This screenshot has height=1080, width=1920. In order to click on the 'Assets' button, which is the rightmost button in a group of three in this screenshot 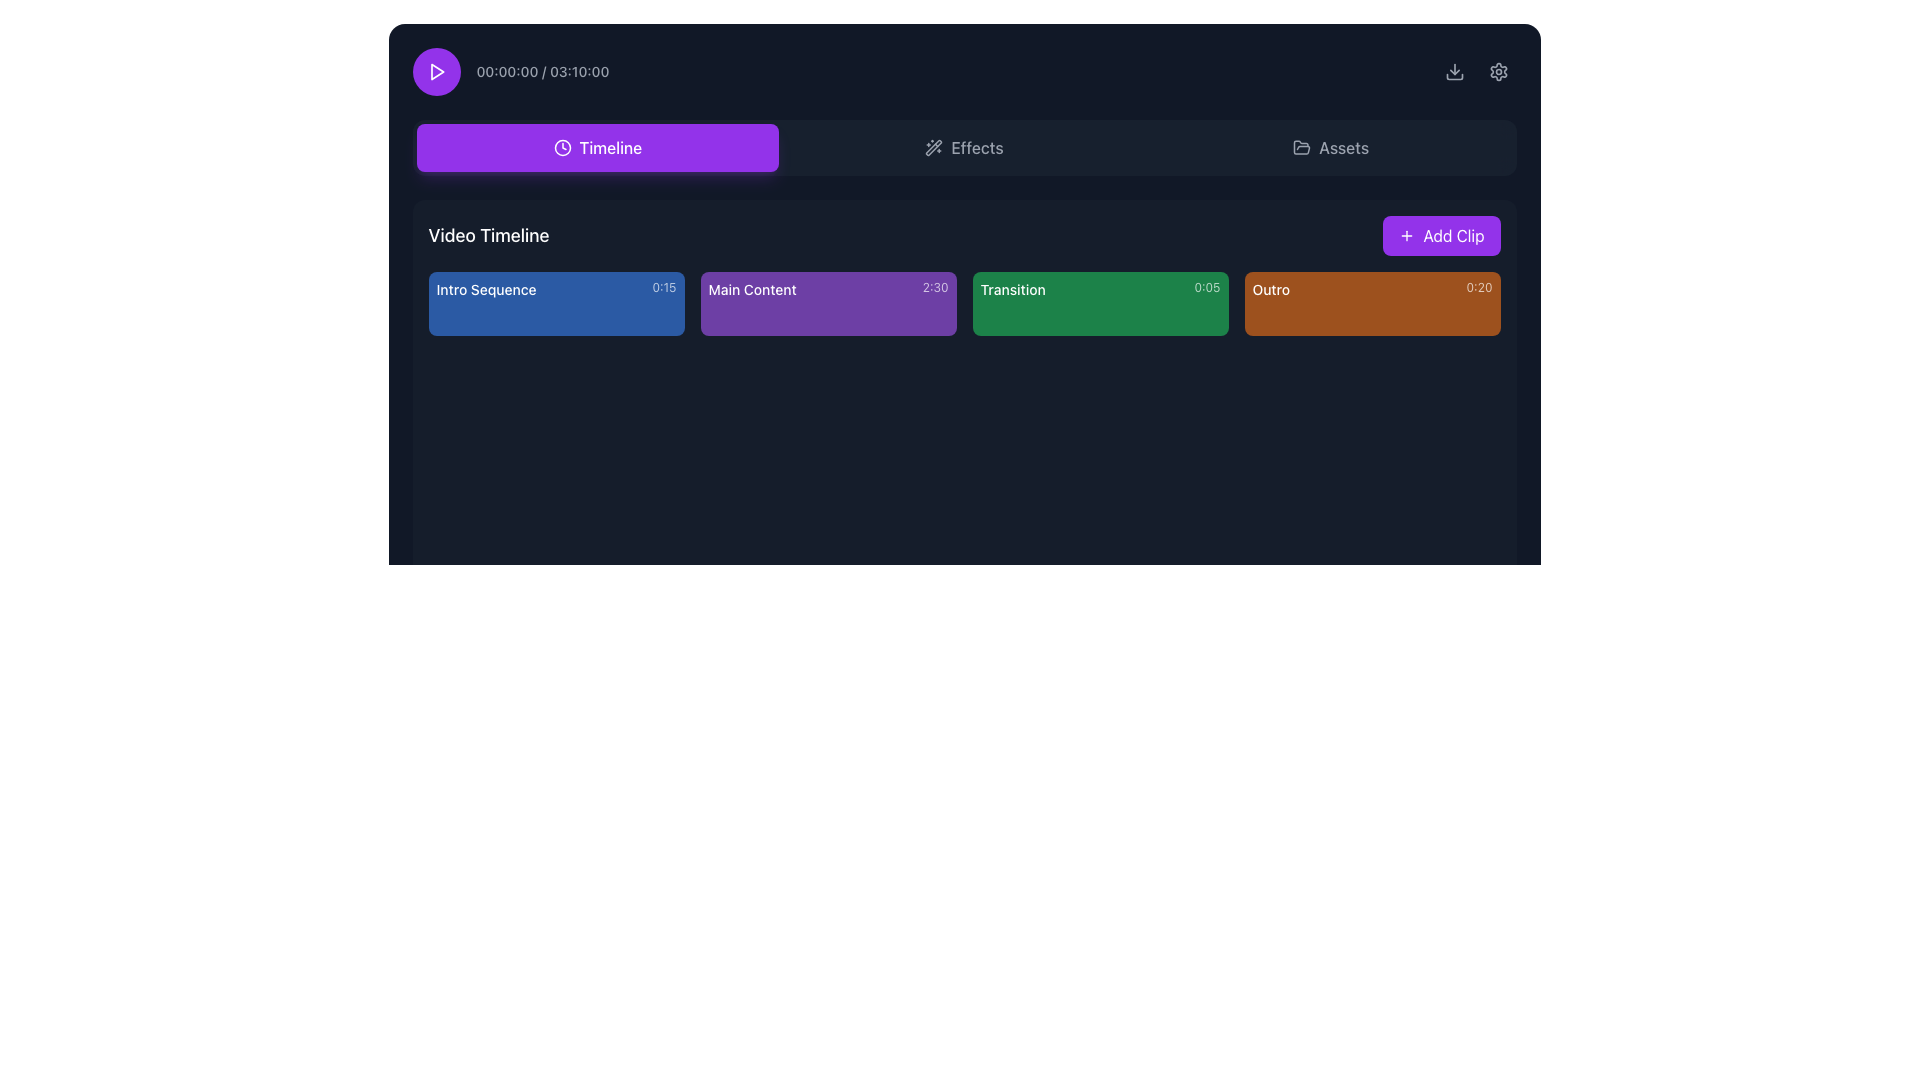, I will do `click(1331, 146)`.